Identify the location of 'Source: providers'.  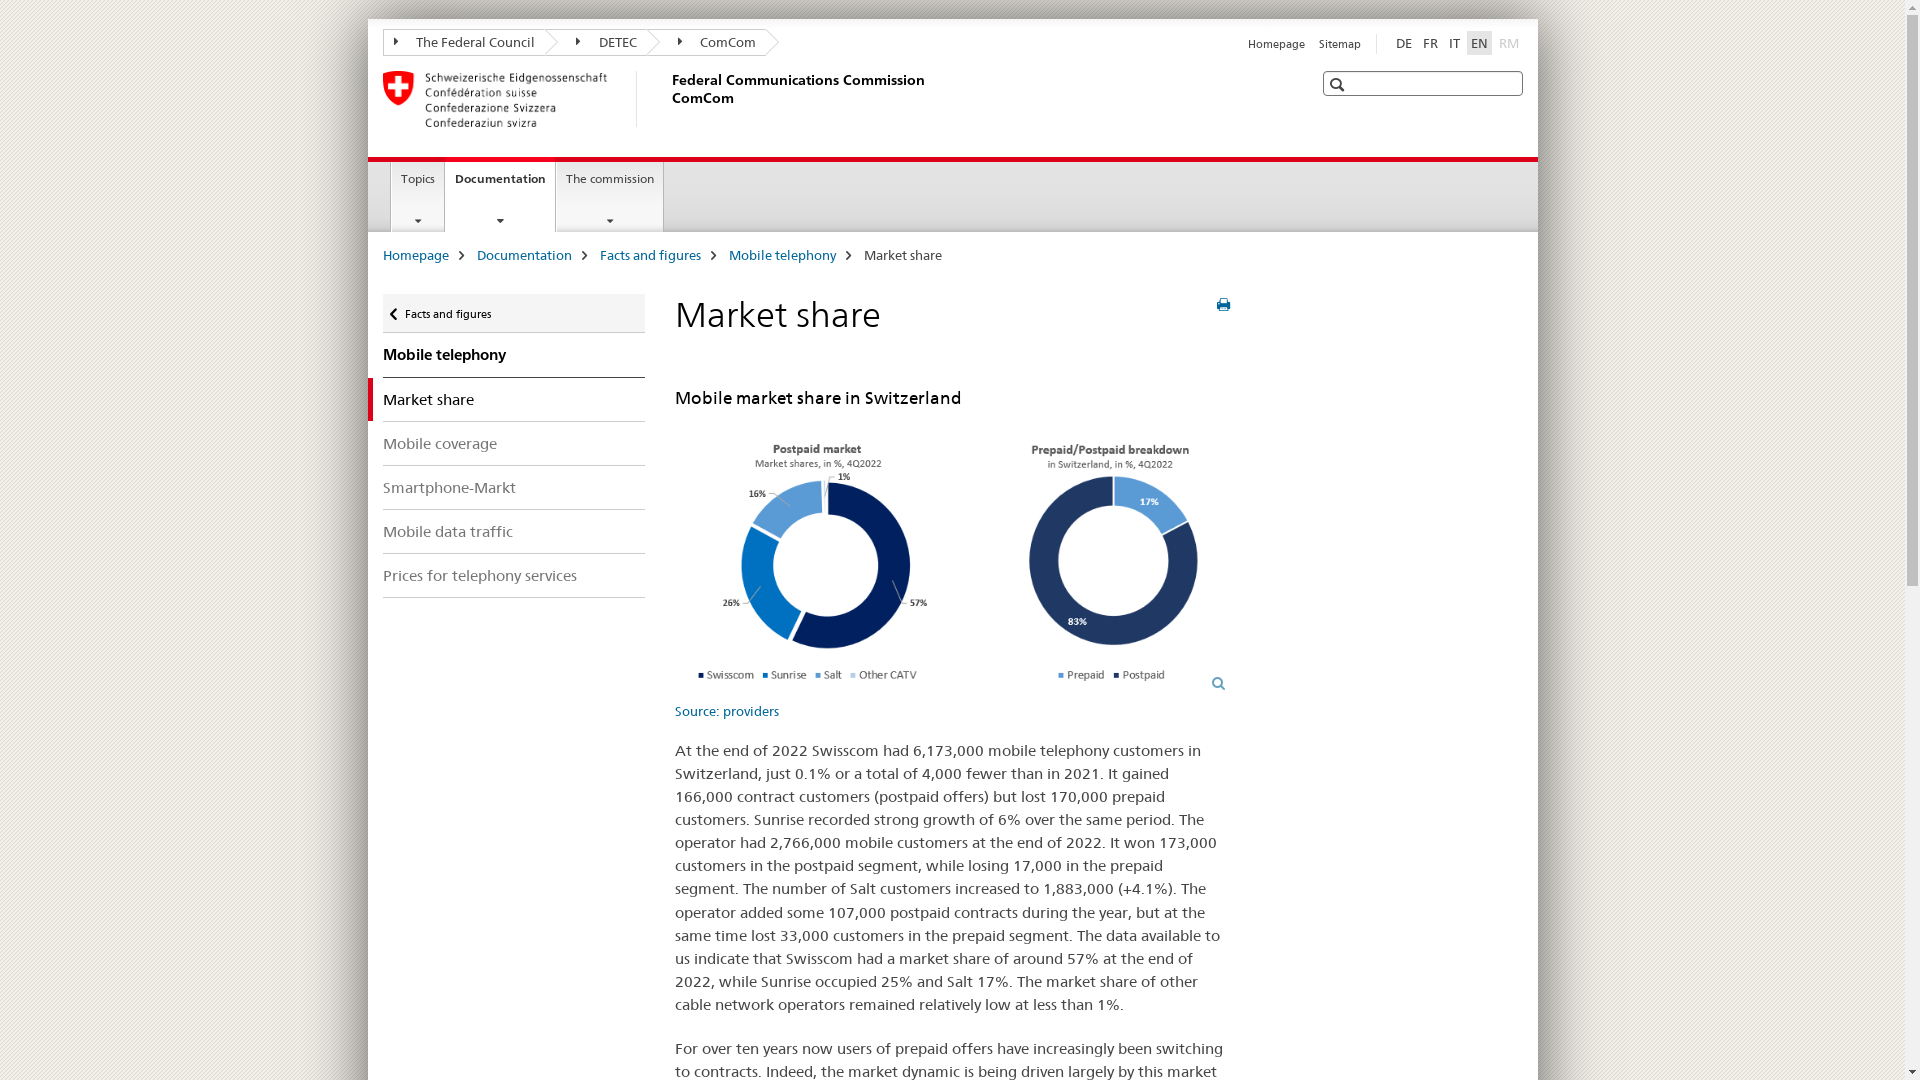
(951, 570).